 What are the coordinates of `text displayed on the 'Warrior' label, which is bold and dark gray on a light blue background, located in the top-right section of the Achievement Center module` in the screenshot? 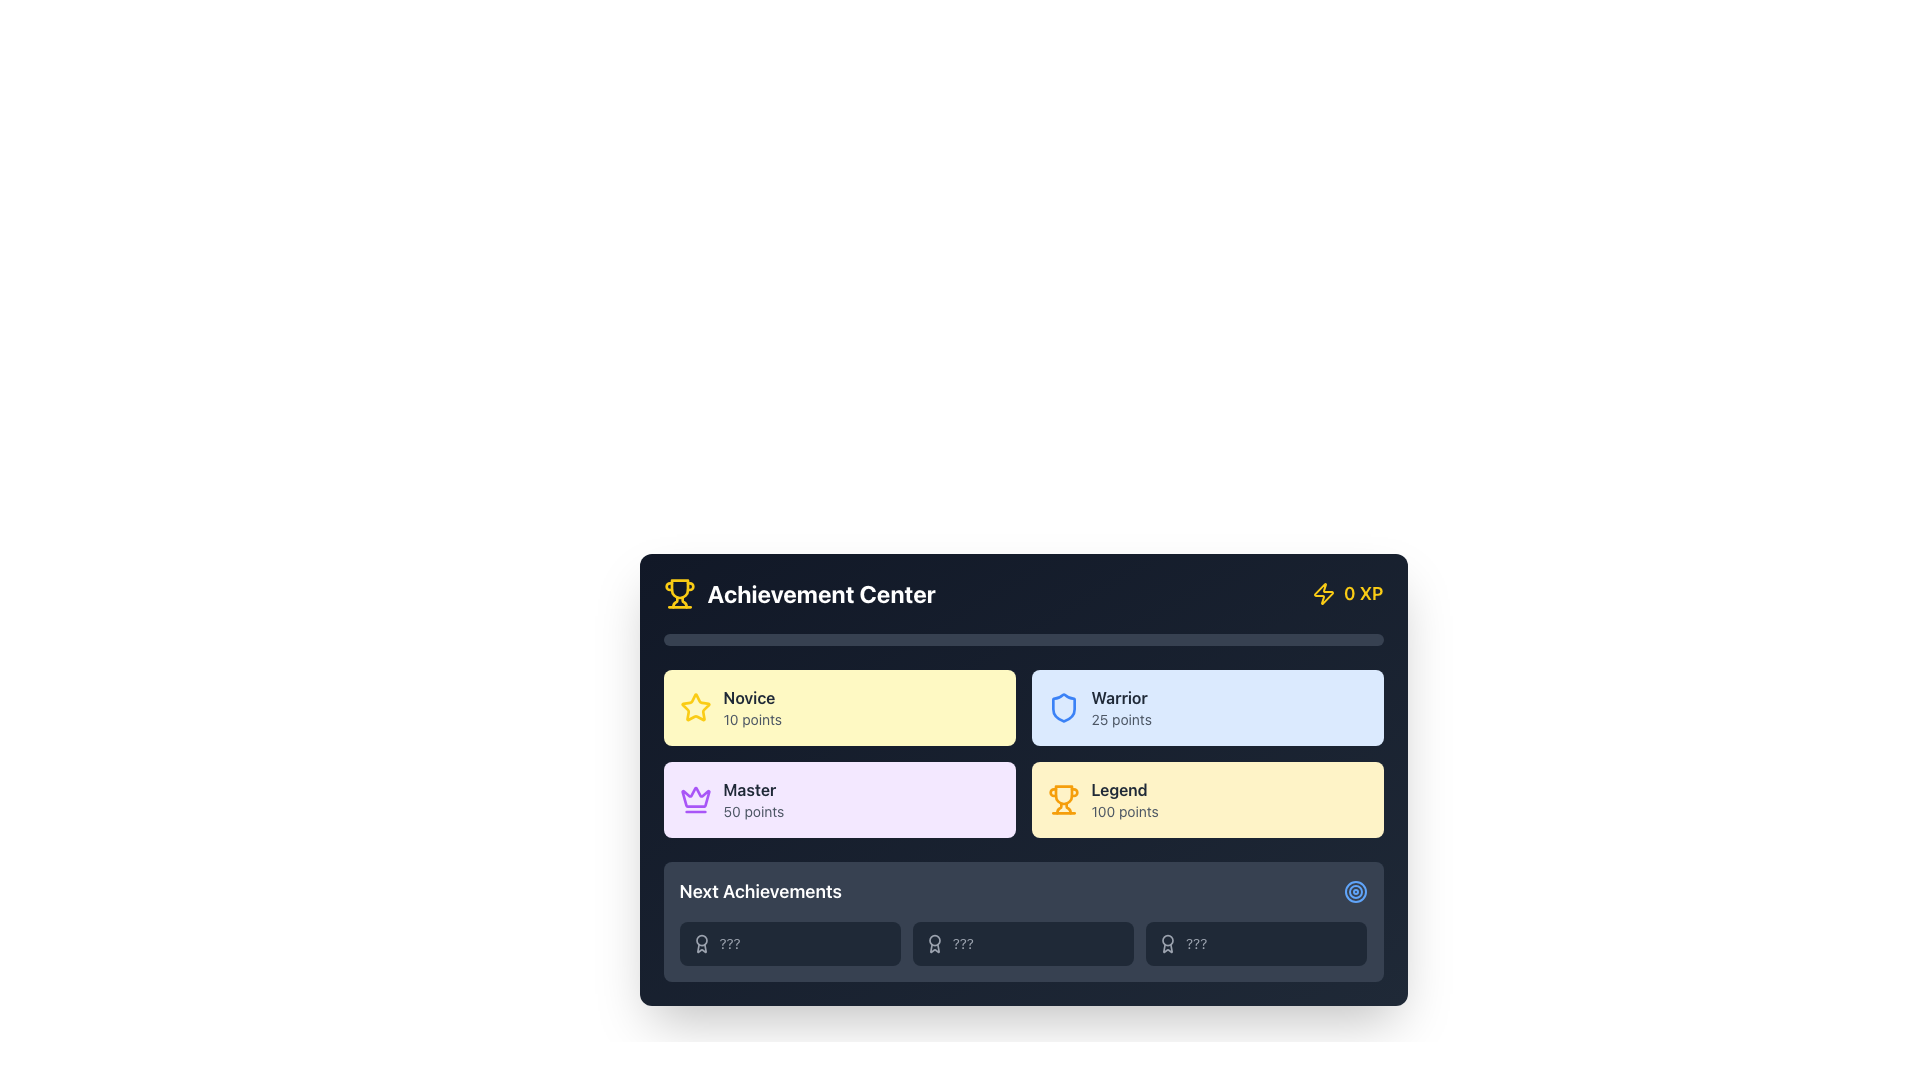 It's located at (1121, 697).